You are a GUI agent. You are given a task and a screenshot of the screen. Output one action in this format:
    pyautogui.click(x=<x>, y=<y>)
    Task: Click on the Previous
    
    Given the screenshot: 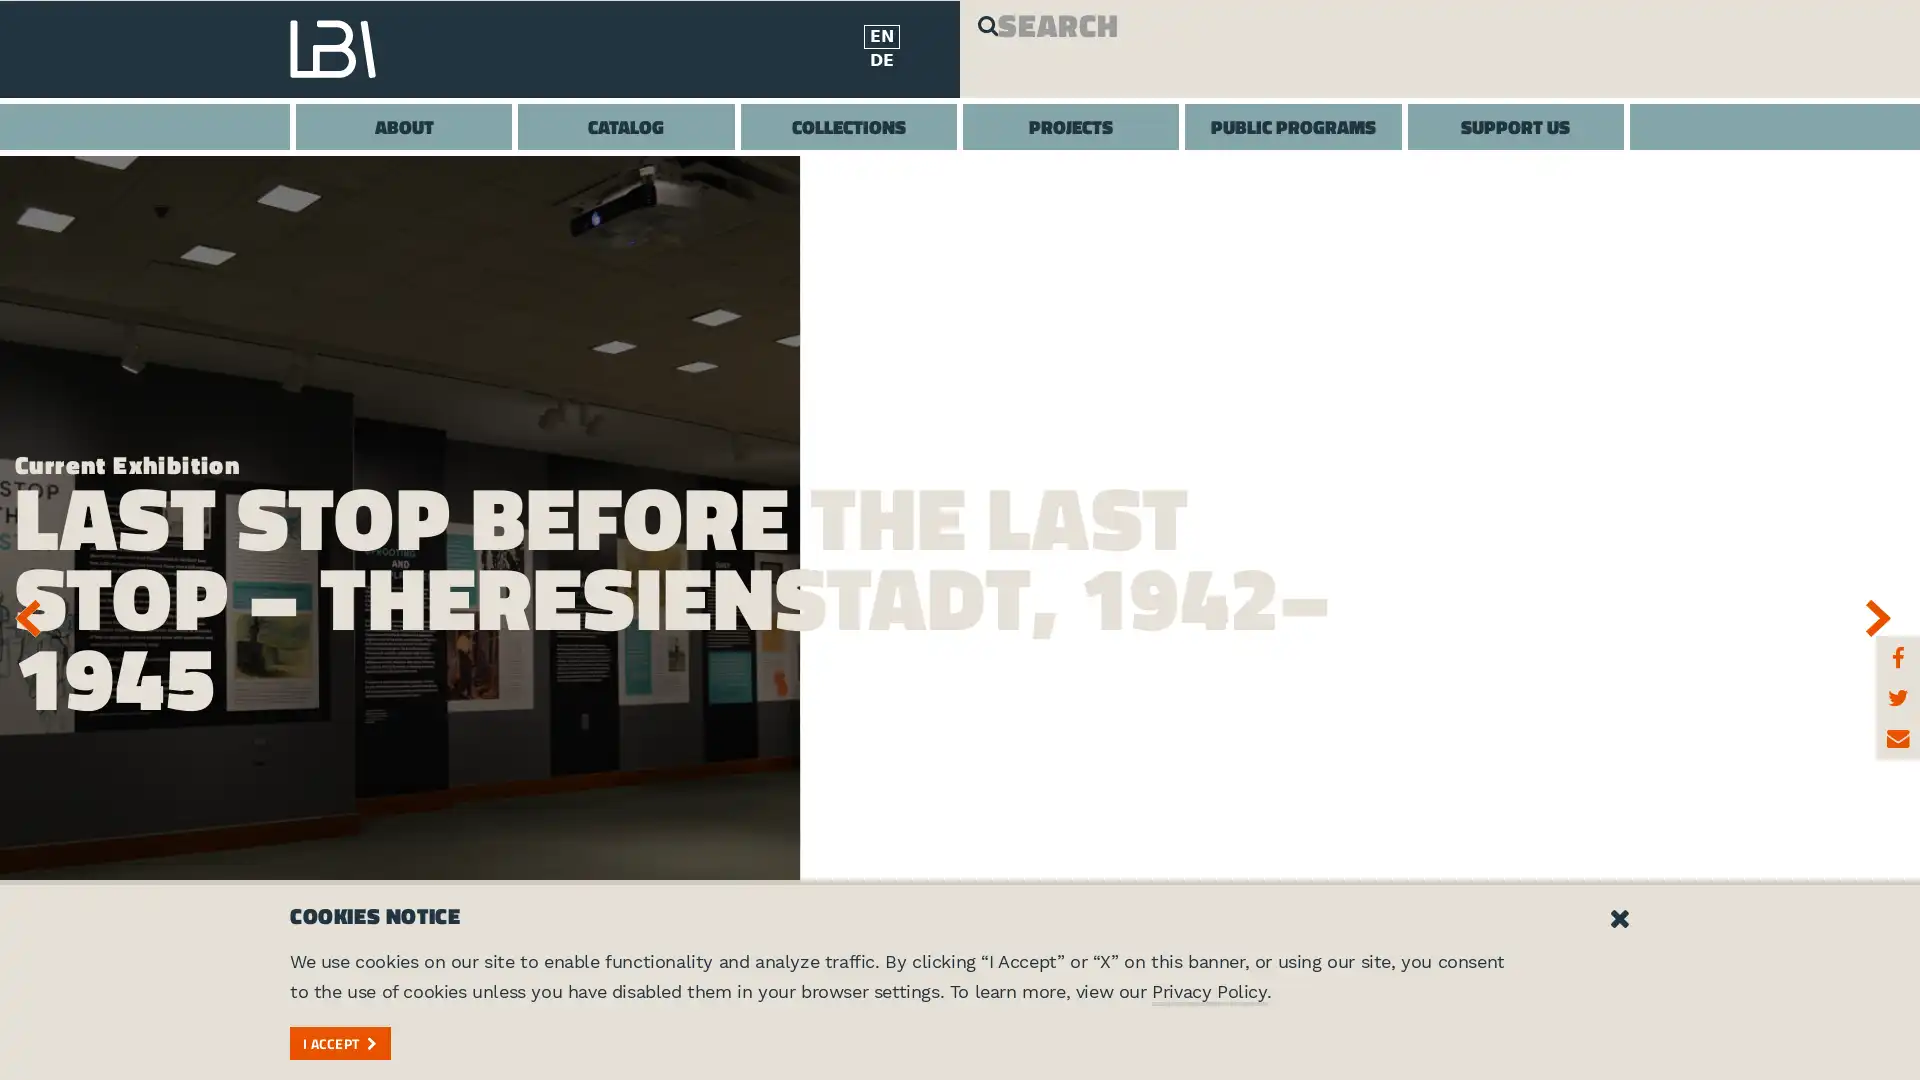 What is the action you would take?
    pyautogui.click(x=34, y=616)
    